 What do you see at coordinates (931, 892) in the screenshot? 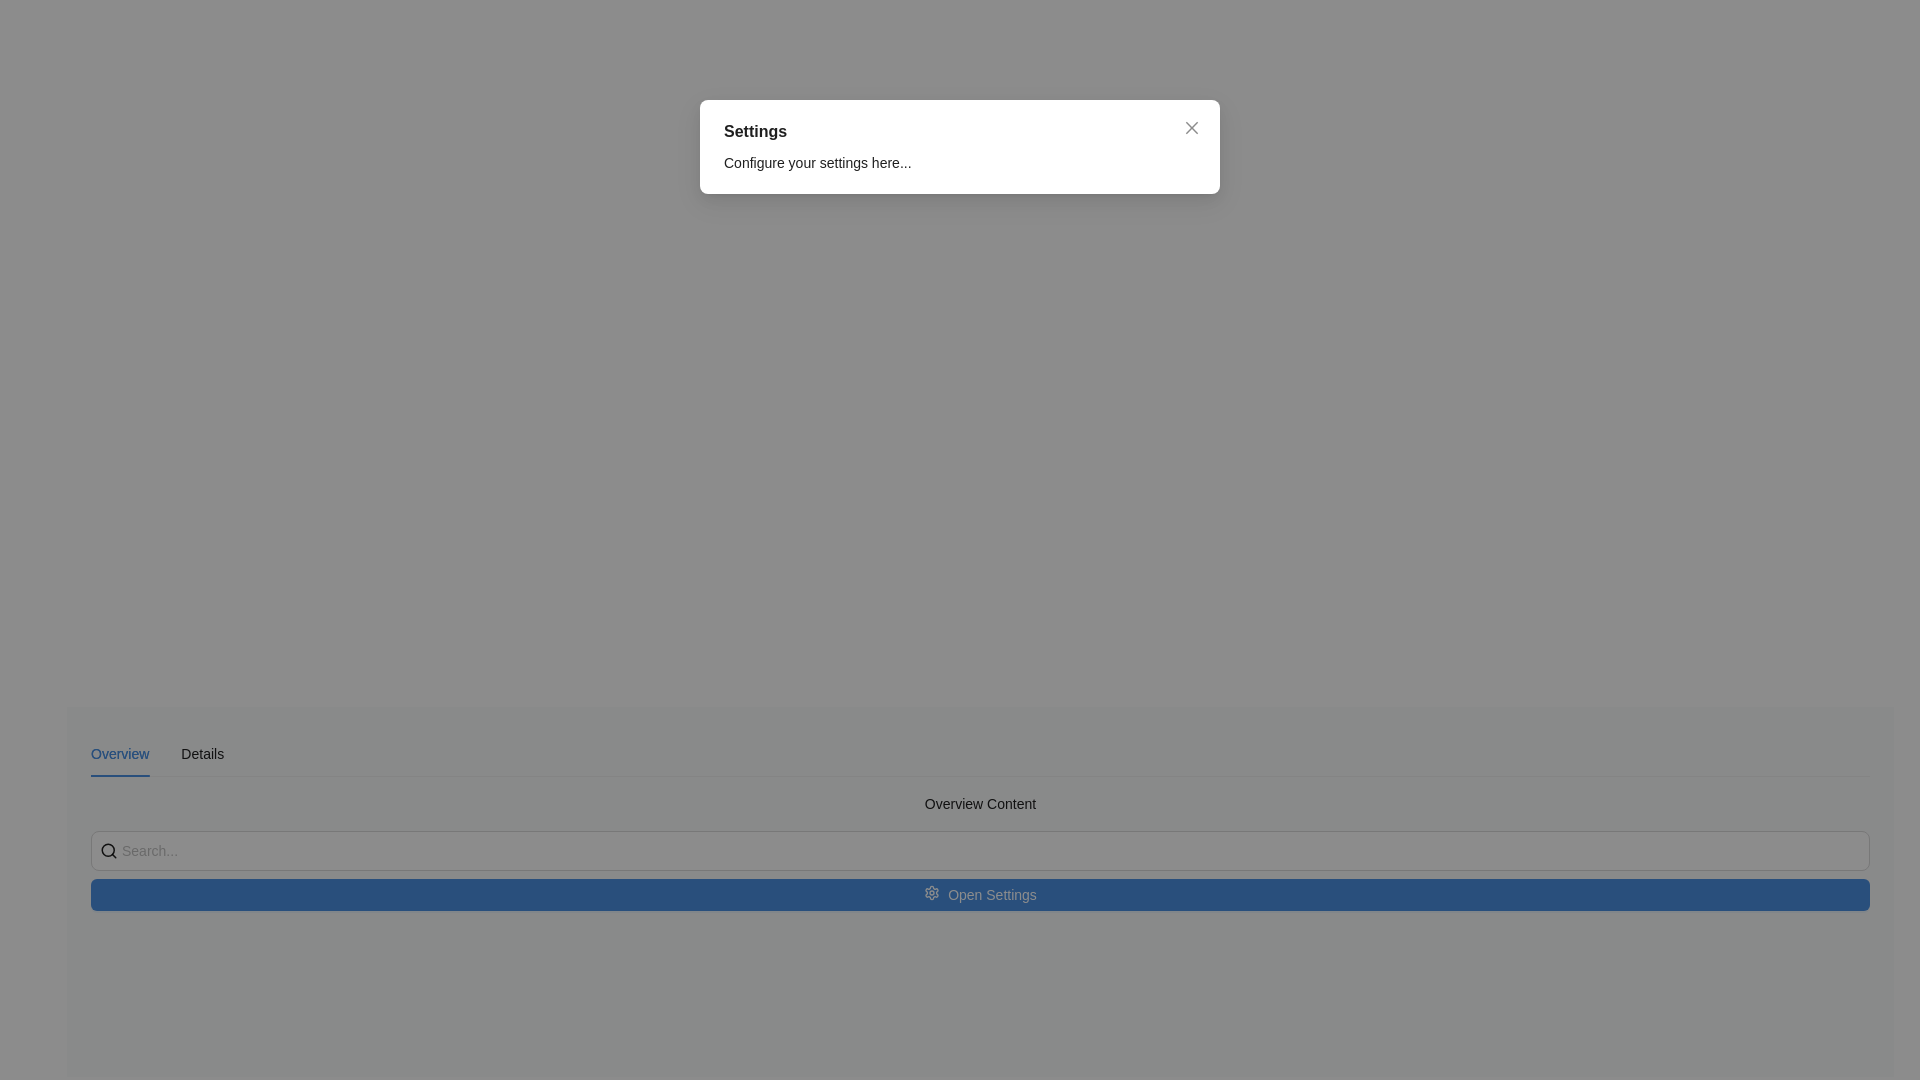
I see `the gear icon represented as a vector graphic within the 'Open Settings' button located at the bottom center of the interface` at bounding box center [931, 892].